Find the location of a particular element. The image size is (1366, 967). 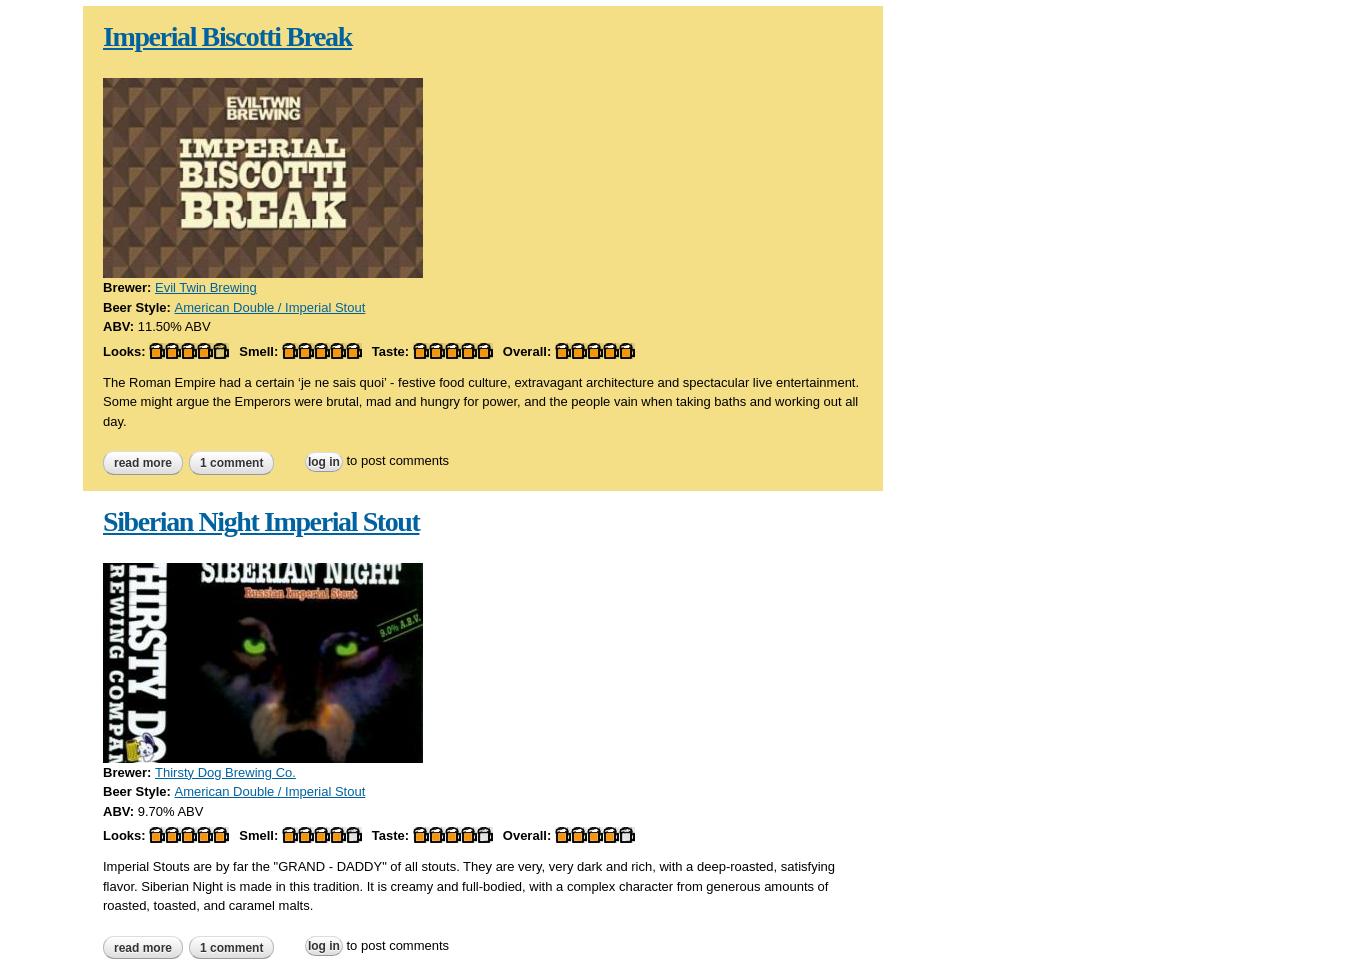

'9.70% ABV' is located at coordinates (169, 809).